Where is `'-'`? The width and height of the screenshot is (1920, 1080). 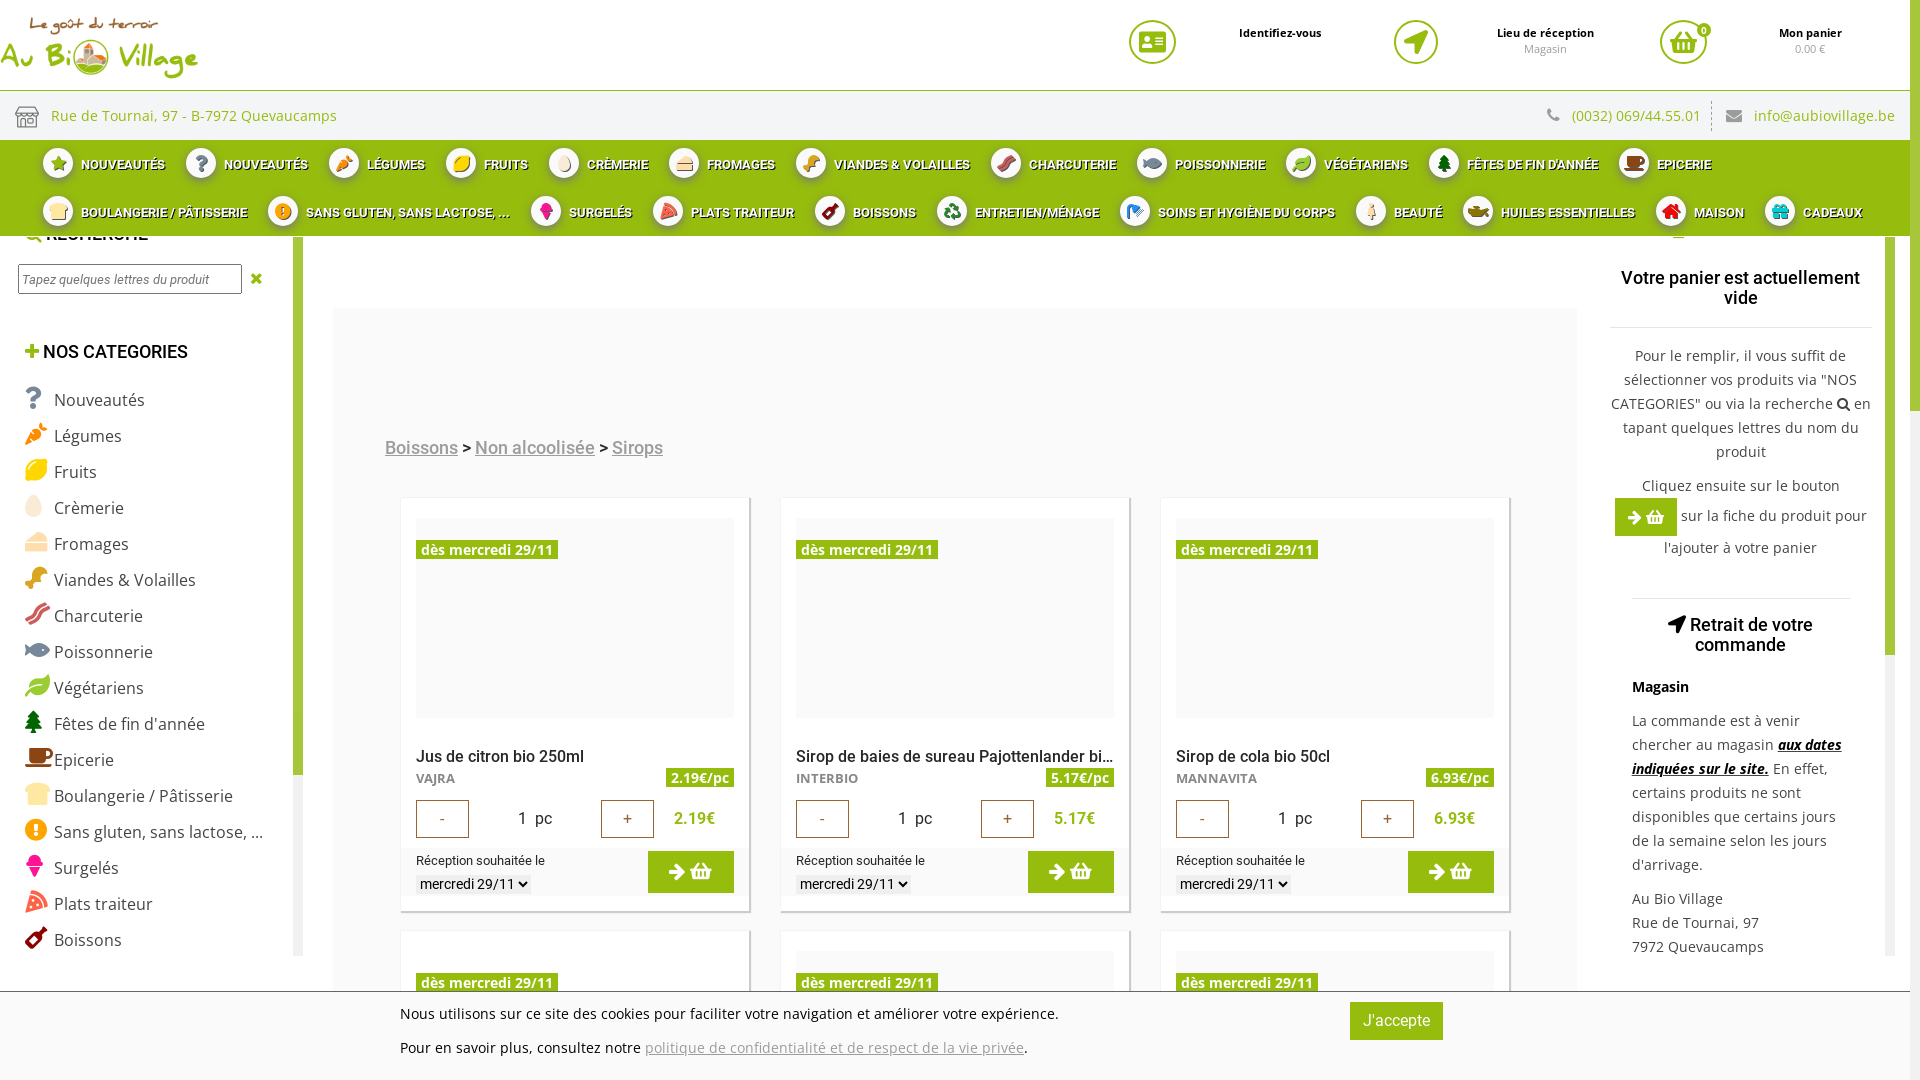 '-' is located at coordinates (441, 818).